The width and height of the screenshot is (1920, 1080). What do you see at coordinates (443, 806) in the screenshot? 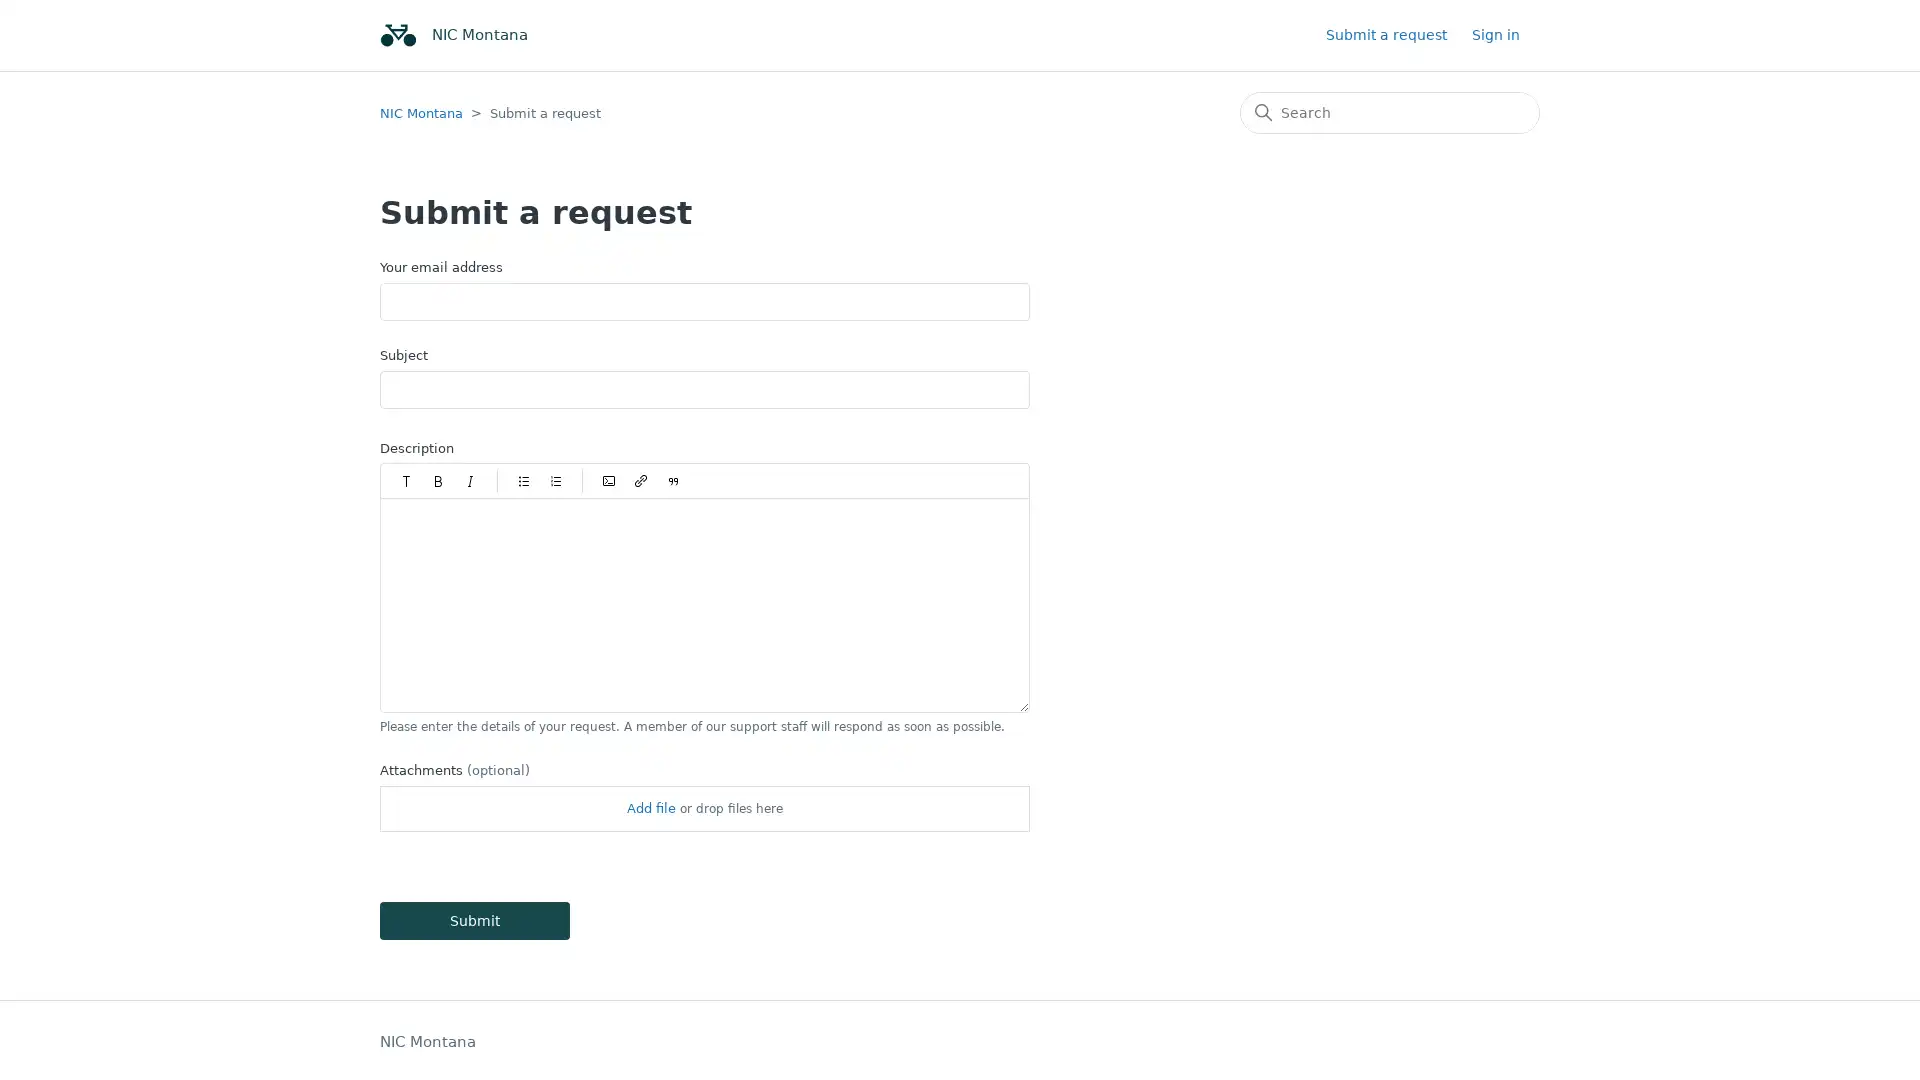
I see `Choose Files` at bounding box center [443, 806].